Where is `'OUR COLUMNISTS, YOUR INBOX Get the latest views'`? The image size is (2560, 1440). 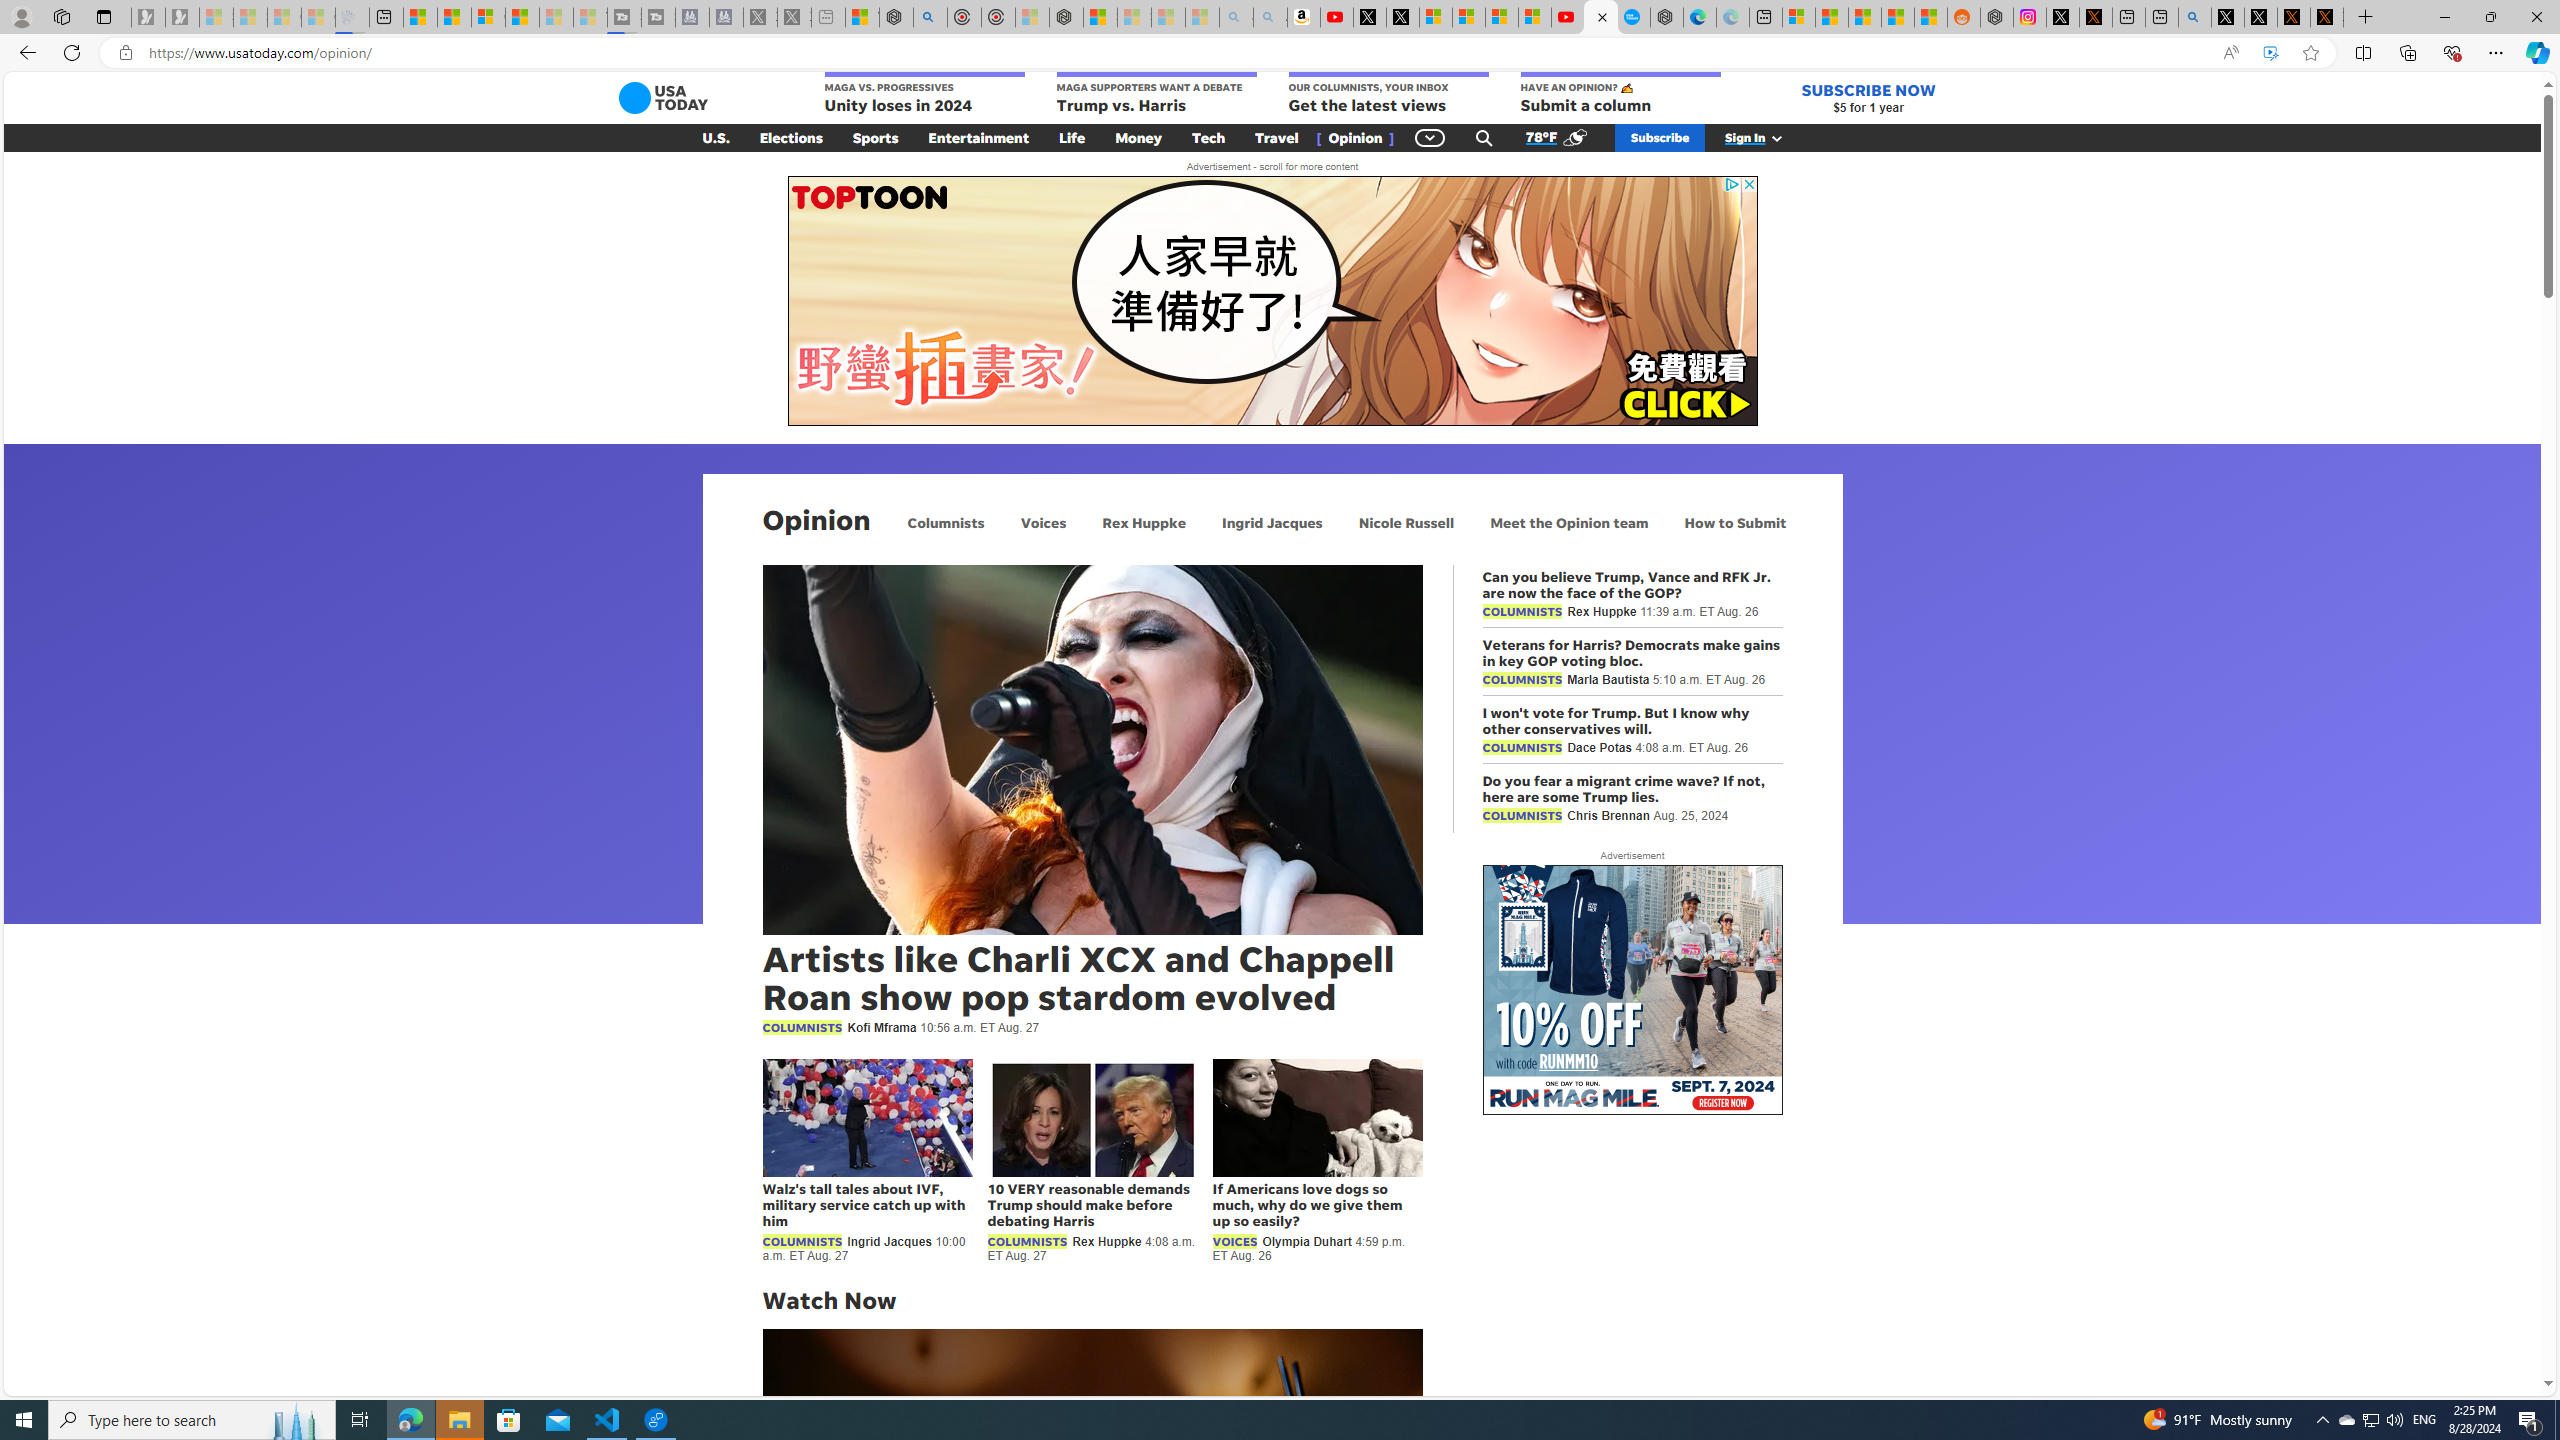
'OUR COLUMNISTS, YOUR INBOX Get the latest views' is located at coordinates (1387, 93).